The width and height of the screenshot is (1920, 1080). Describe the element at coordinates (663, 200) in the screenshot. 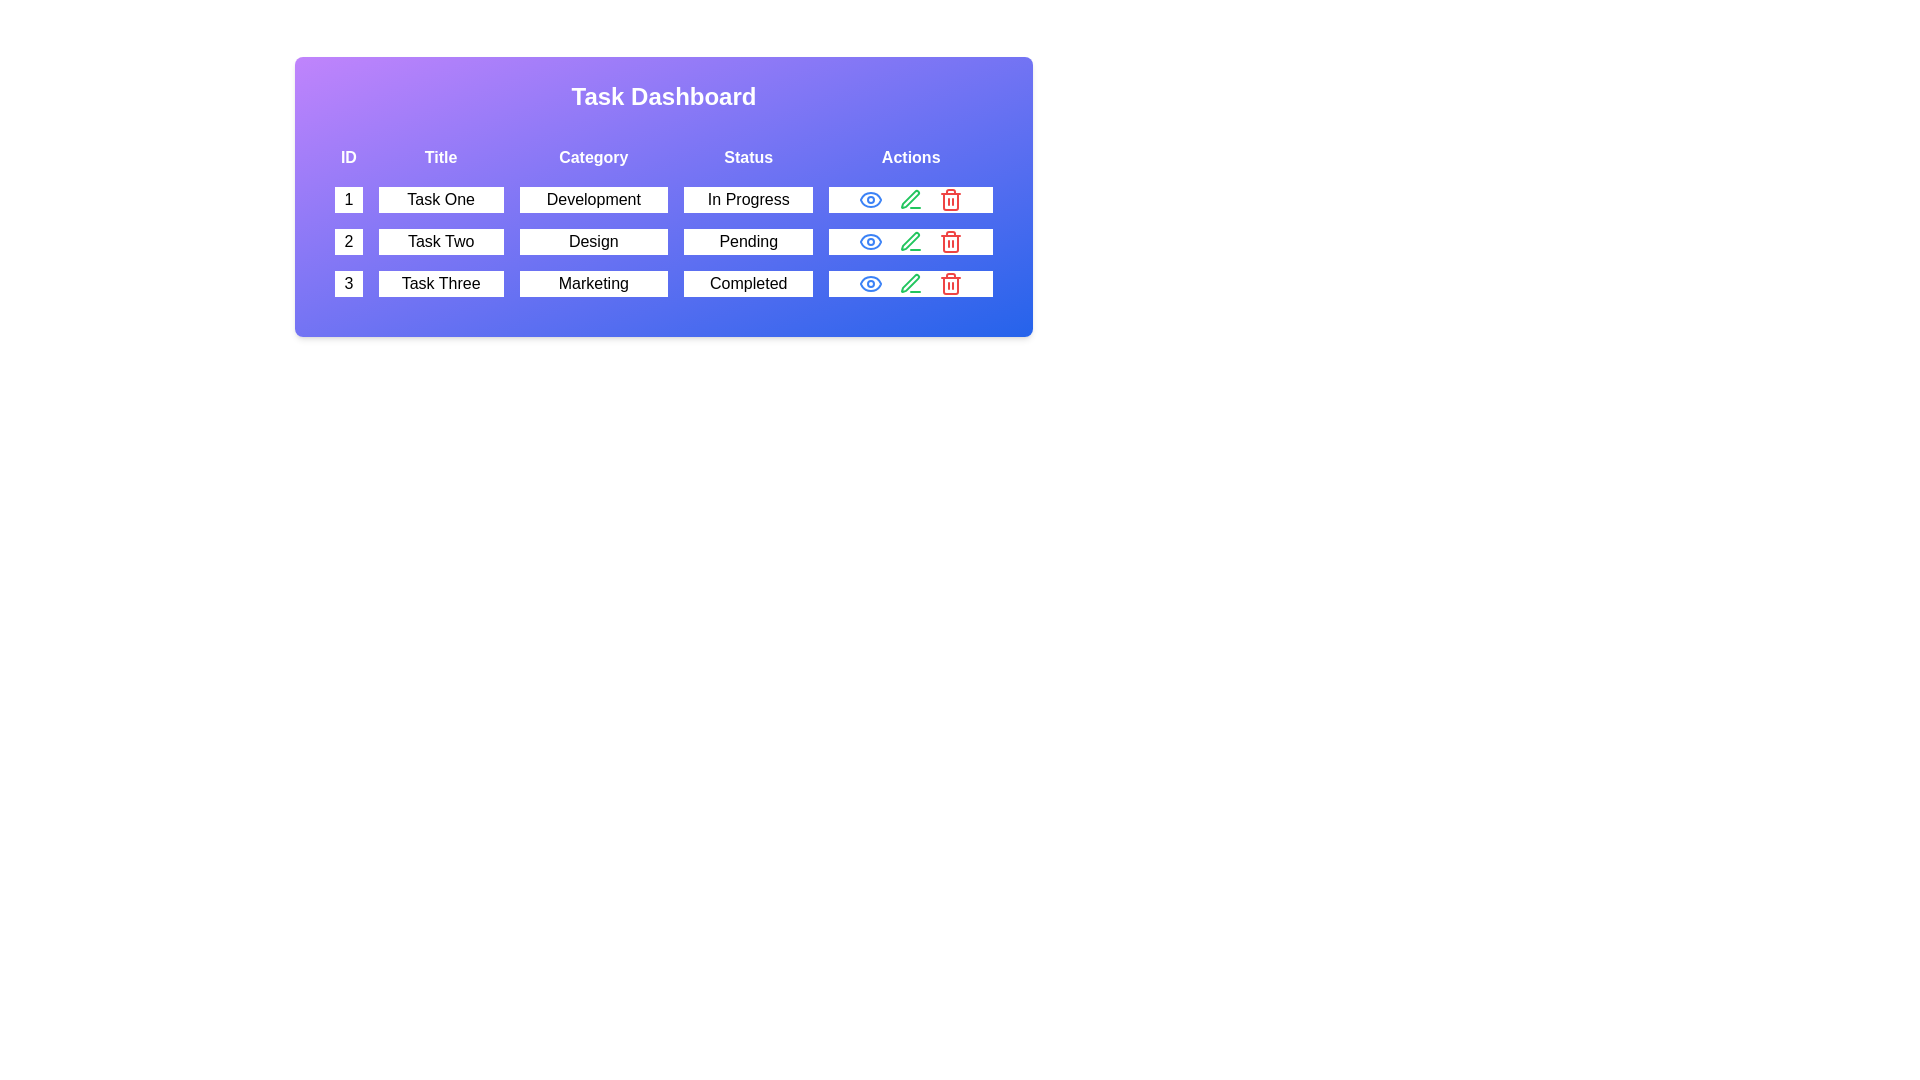

I see `the row with ID 1 to read its details` at that location.